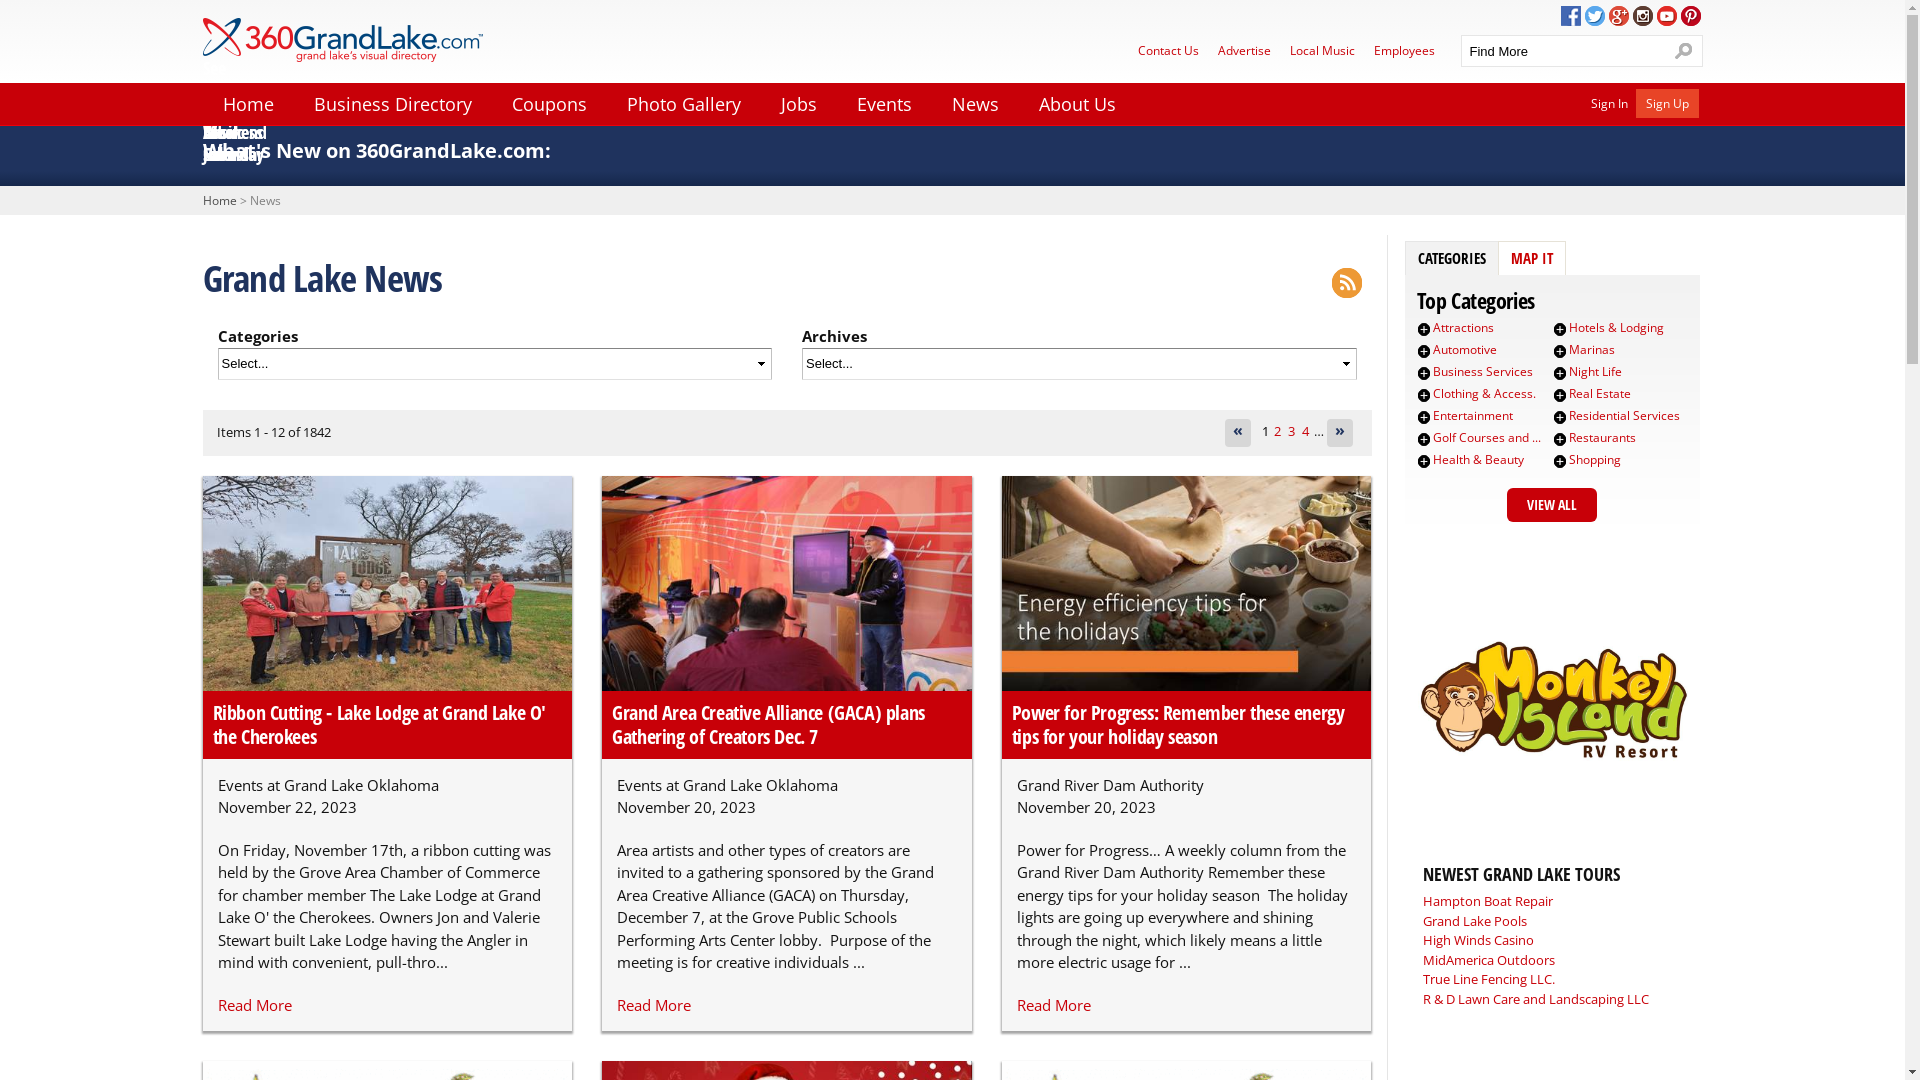 The image size is (1920, 1080). What do you see at coordinates (1291, 430) in the screenshot?
I see `'3'` at bounding box center [1291, 430].